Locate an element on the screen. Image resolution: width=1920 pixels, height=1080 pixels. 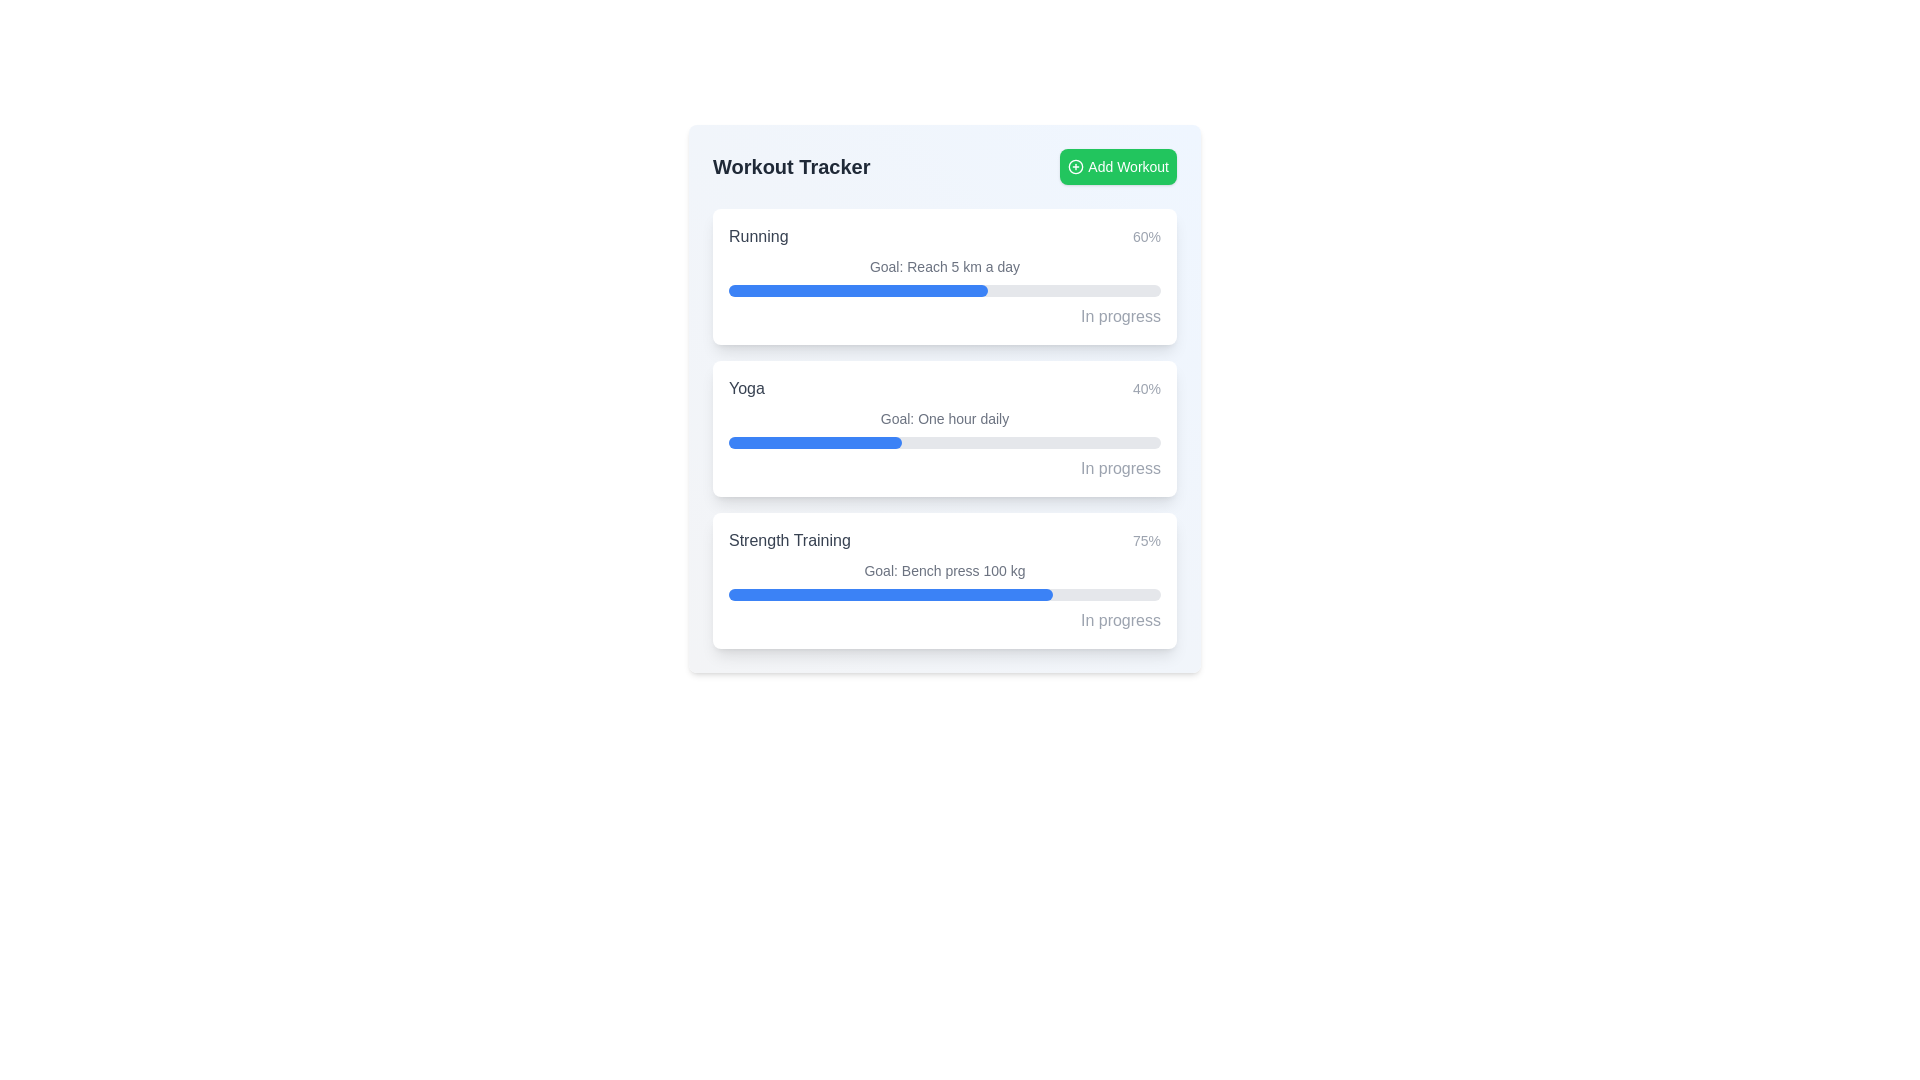
the horizontal blue progress bar representing 60% completion level within the 'Running' task entry is located at coordinates (858, 290).